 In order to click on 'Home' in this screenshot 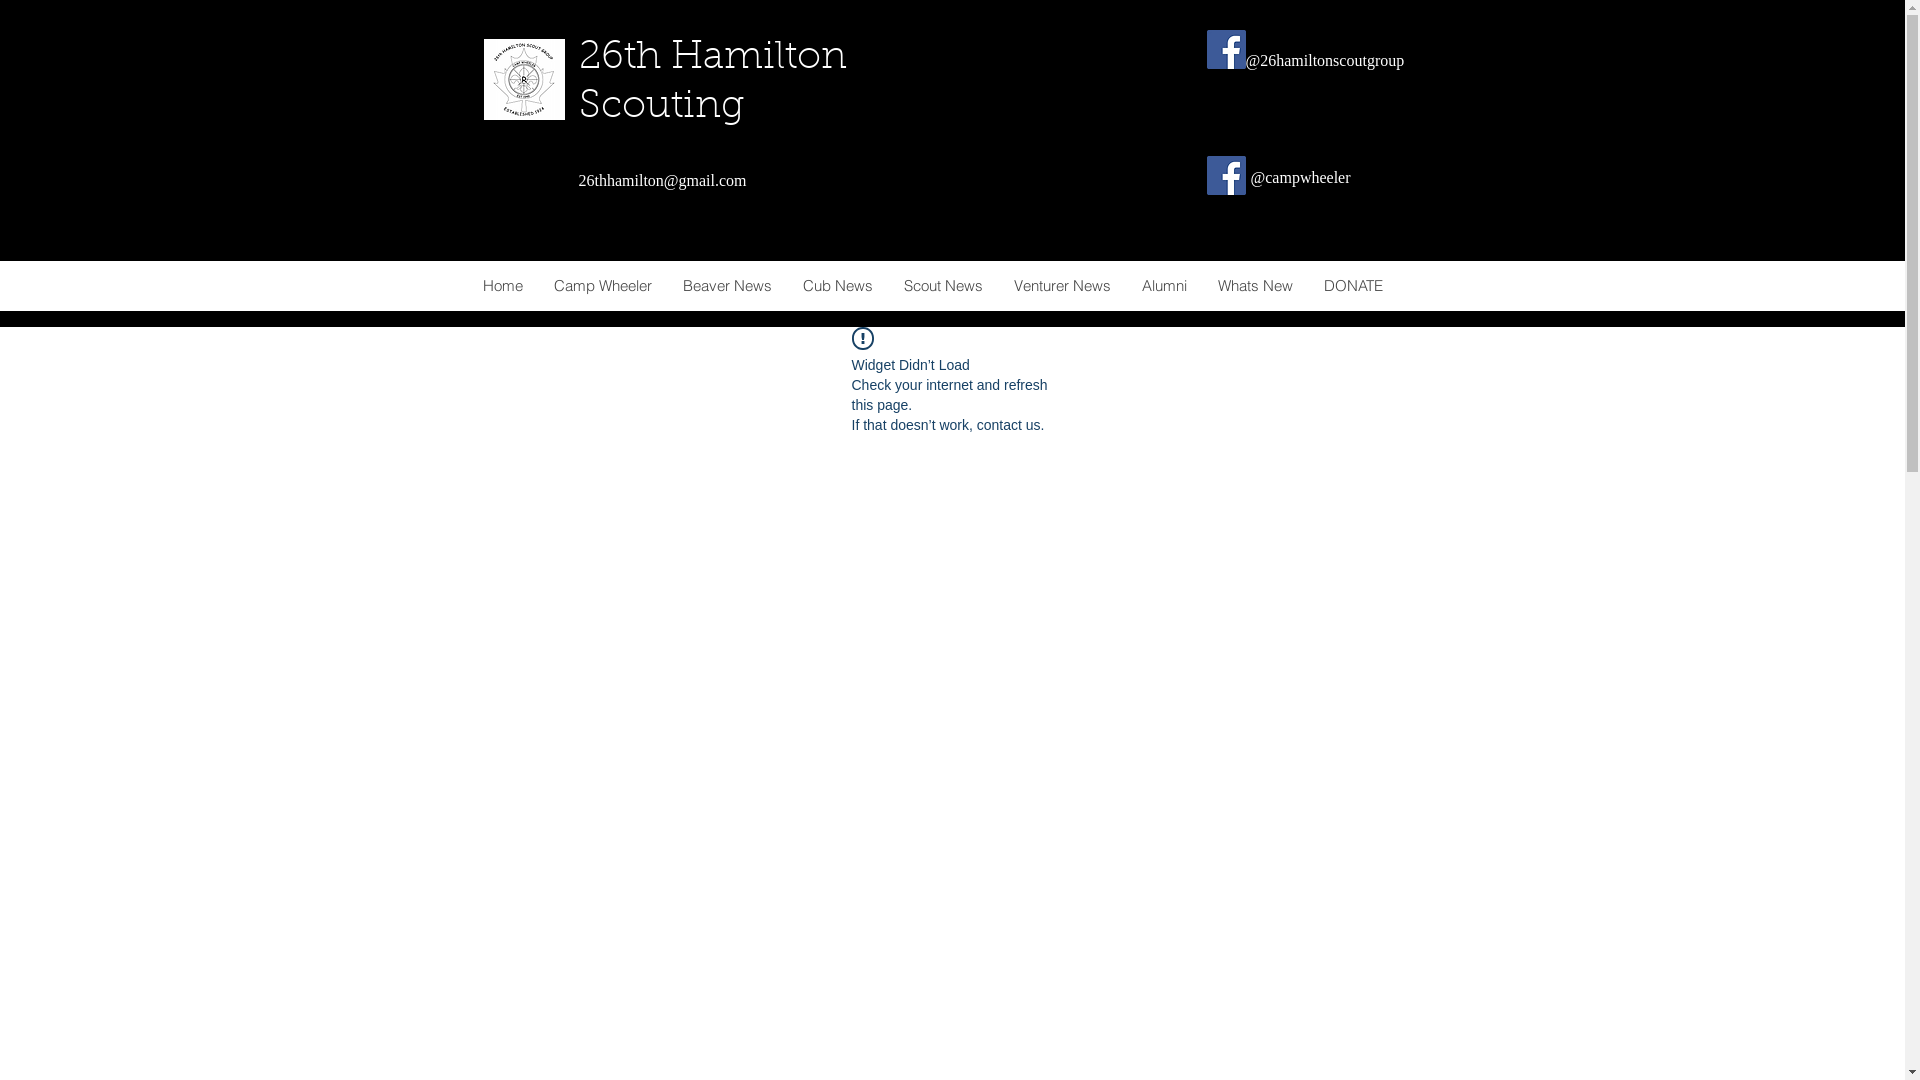, I will do `click(503, 285)`.